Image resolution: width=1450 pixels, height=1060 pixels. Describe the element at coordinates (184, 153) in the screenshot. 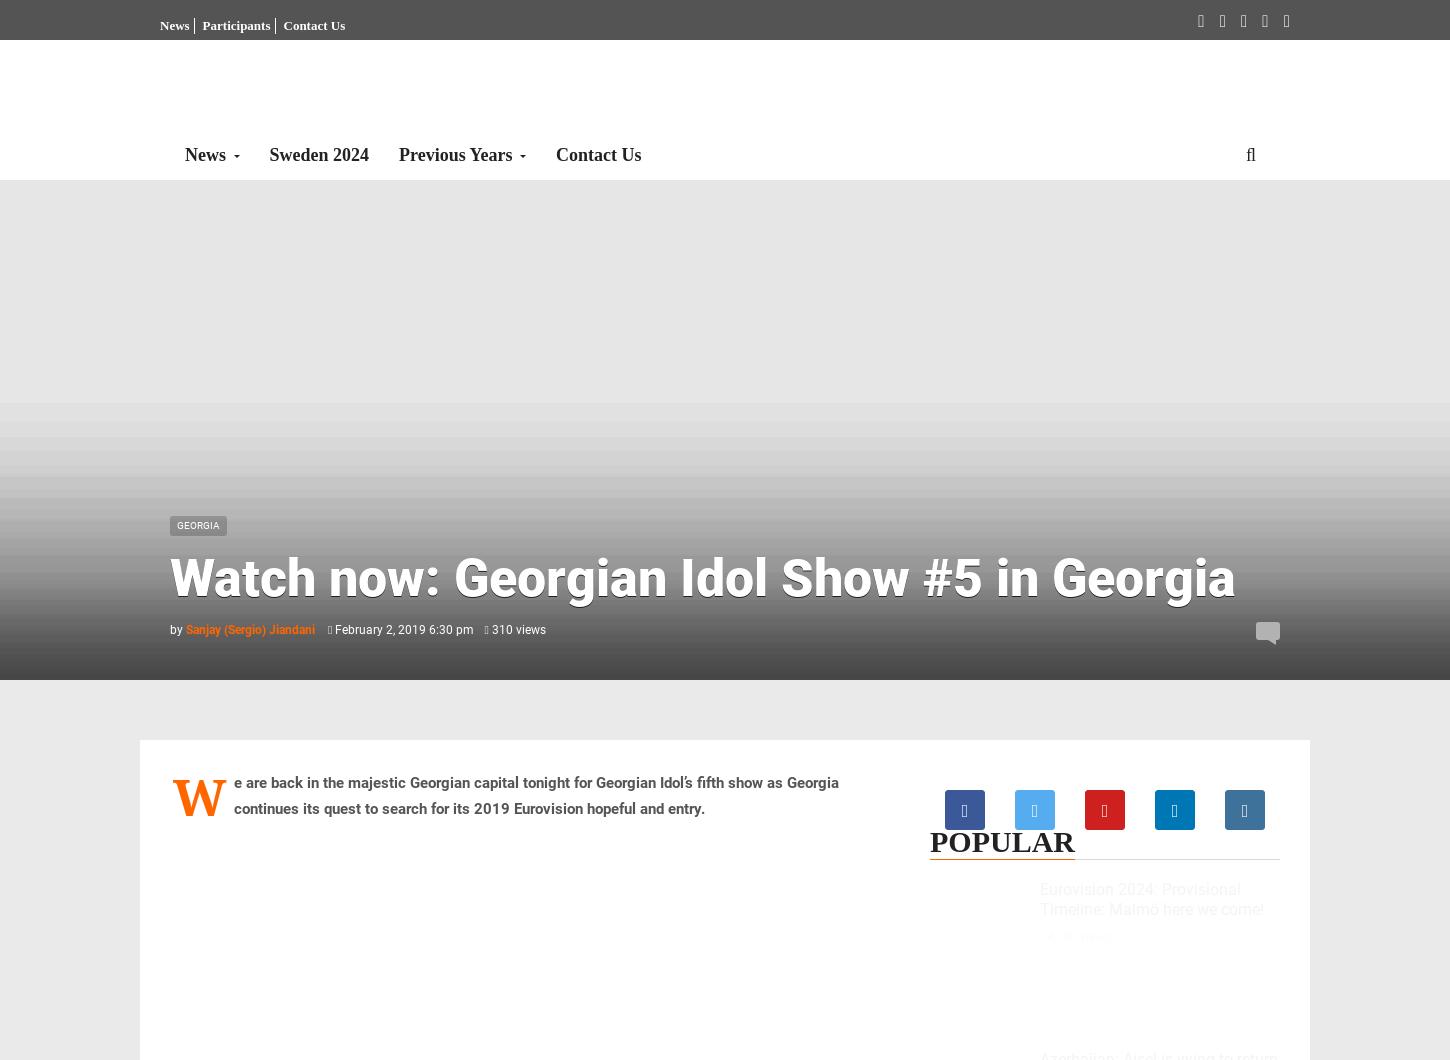

I see `'News'` at that location.